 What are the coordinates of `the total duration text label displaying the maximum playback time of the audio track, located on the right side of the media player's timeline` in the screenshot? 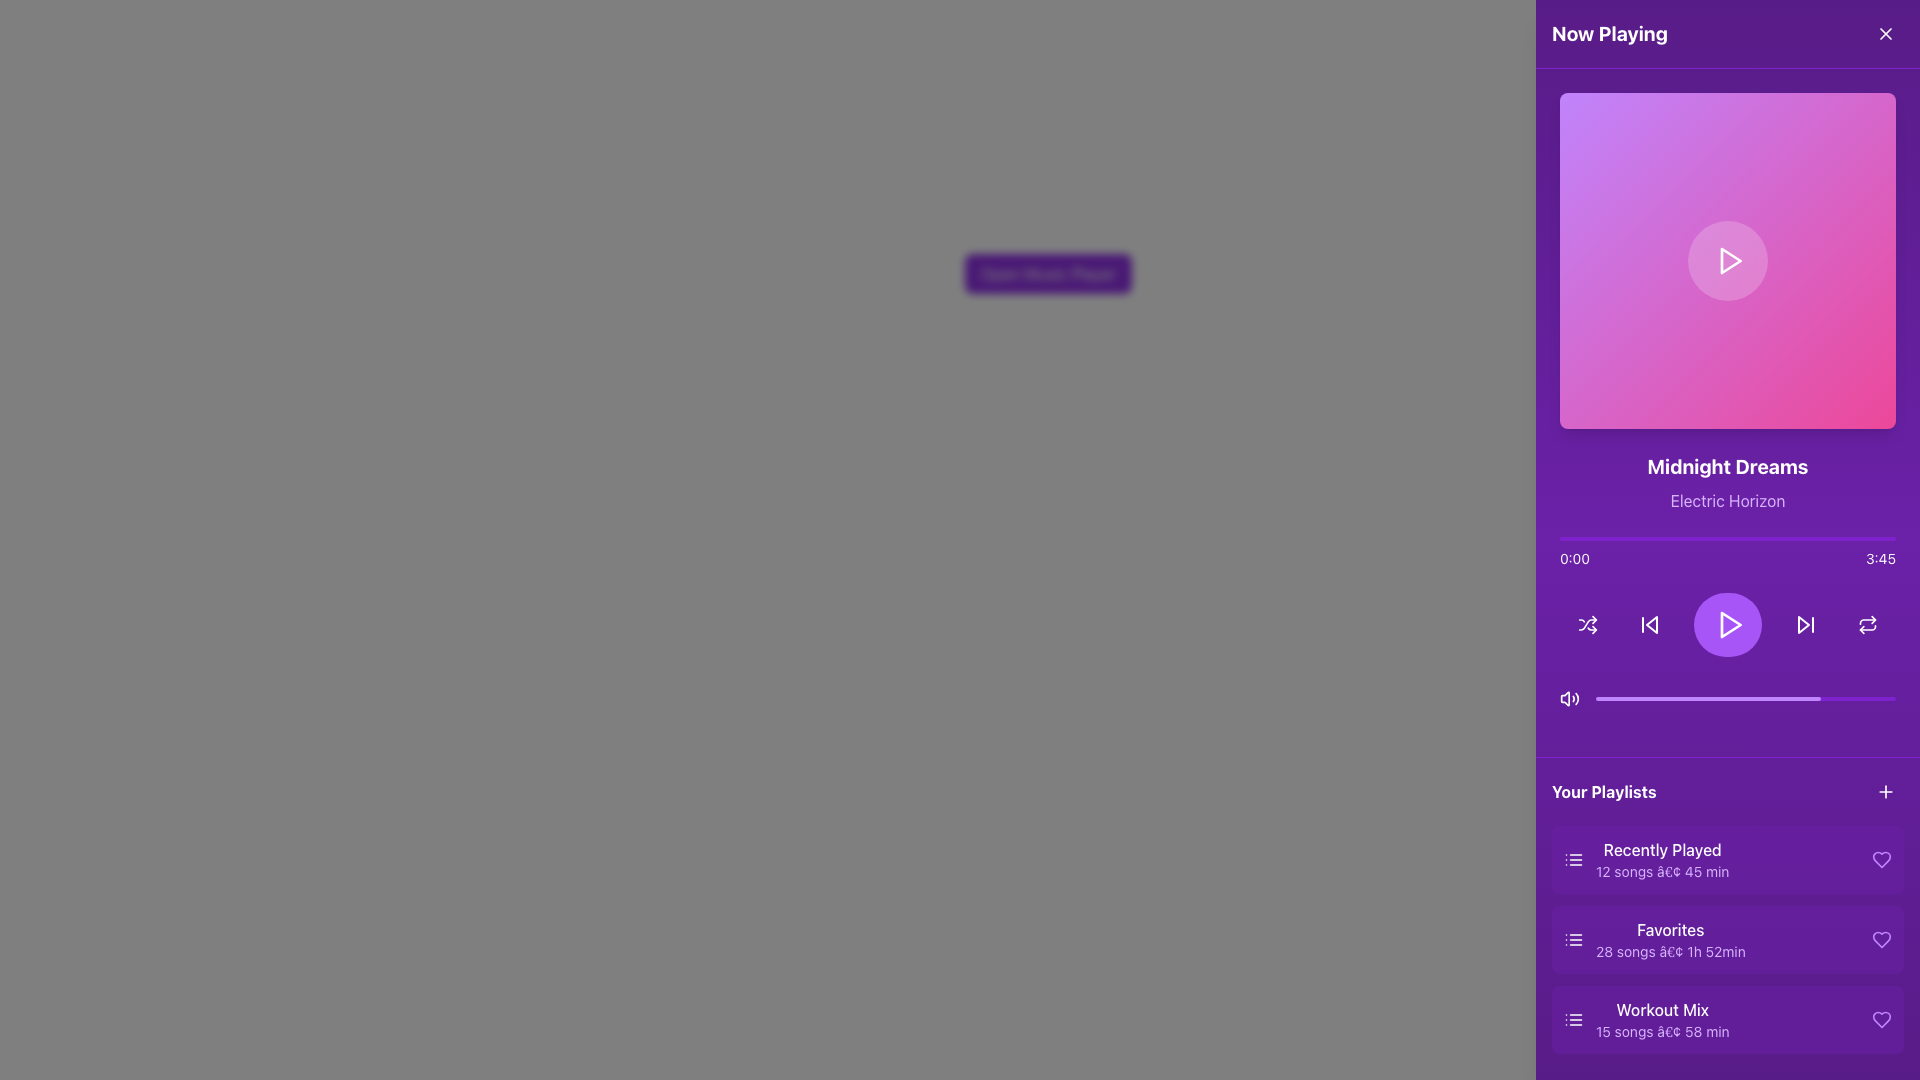 It's located at (1880, 559).